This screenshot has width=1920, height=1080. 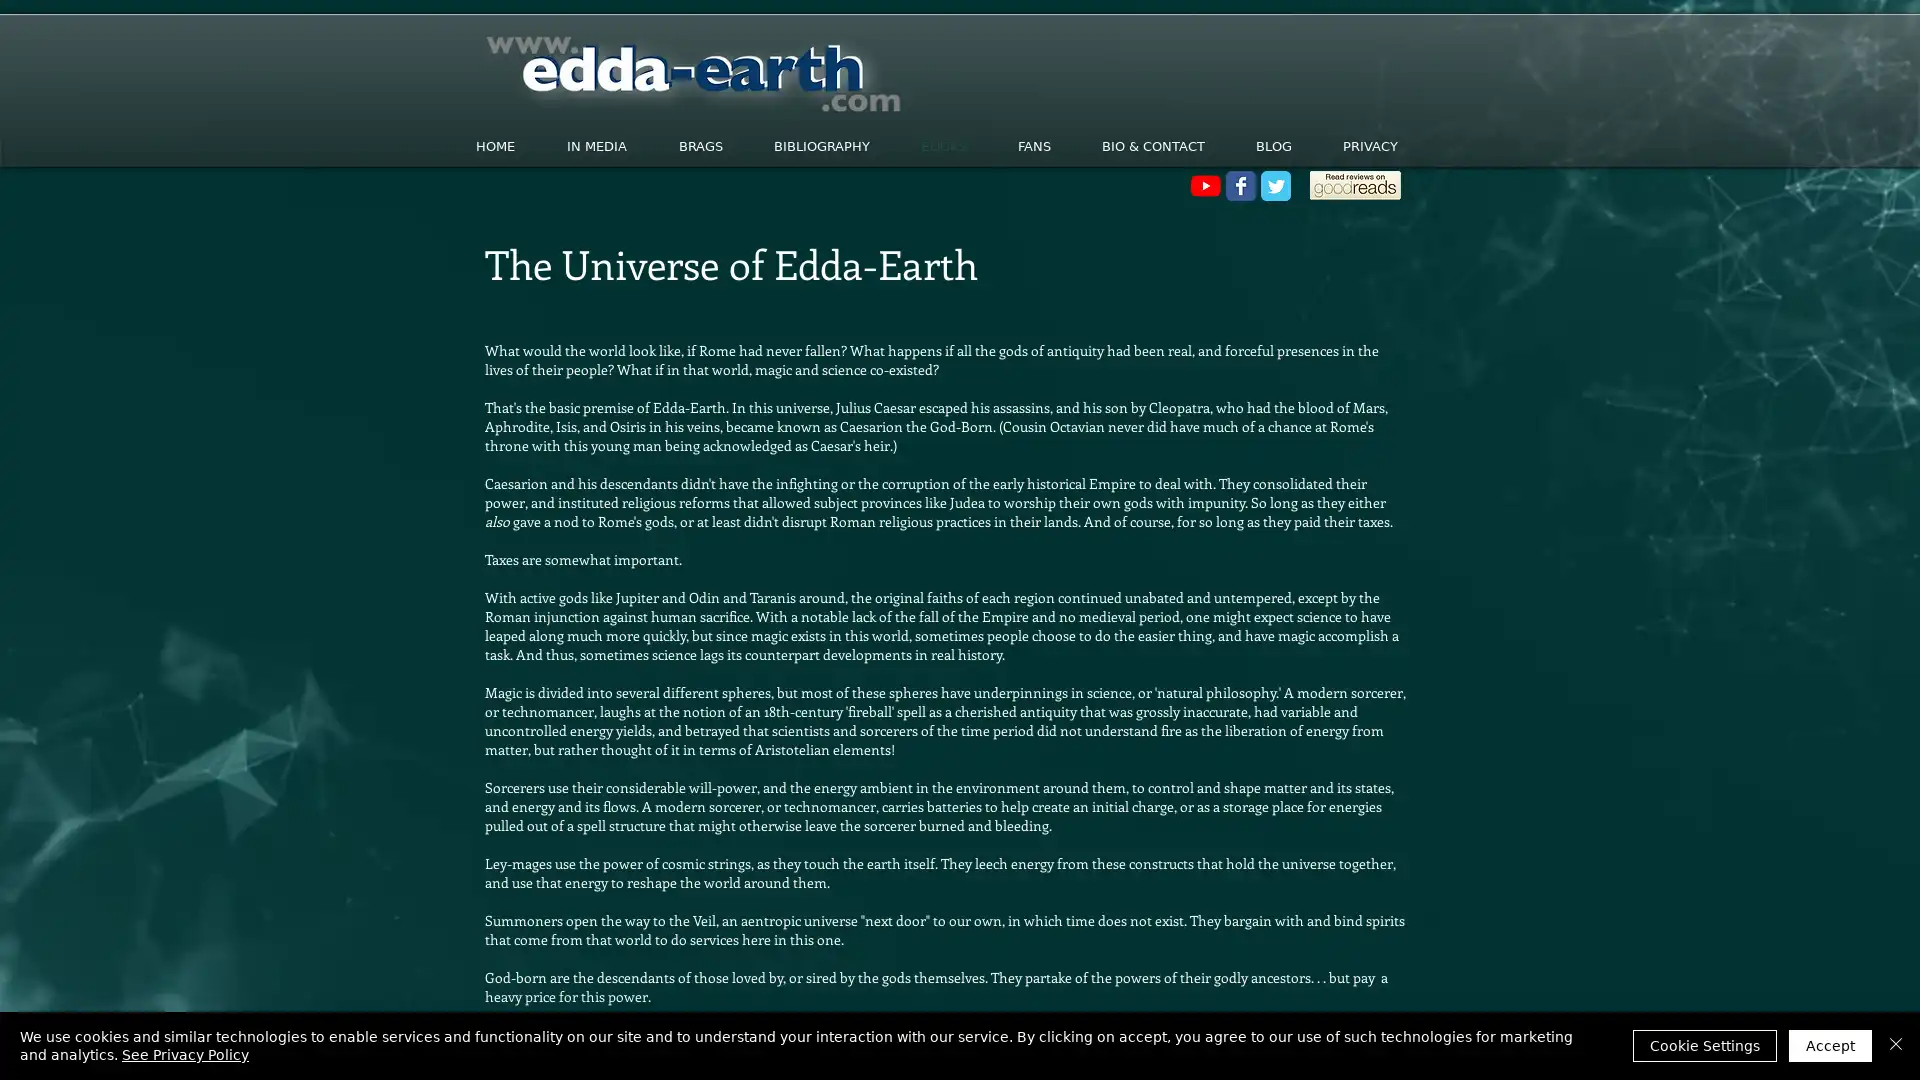 I want to click on Cookie Settings, so click(x=1703, y=1044).